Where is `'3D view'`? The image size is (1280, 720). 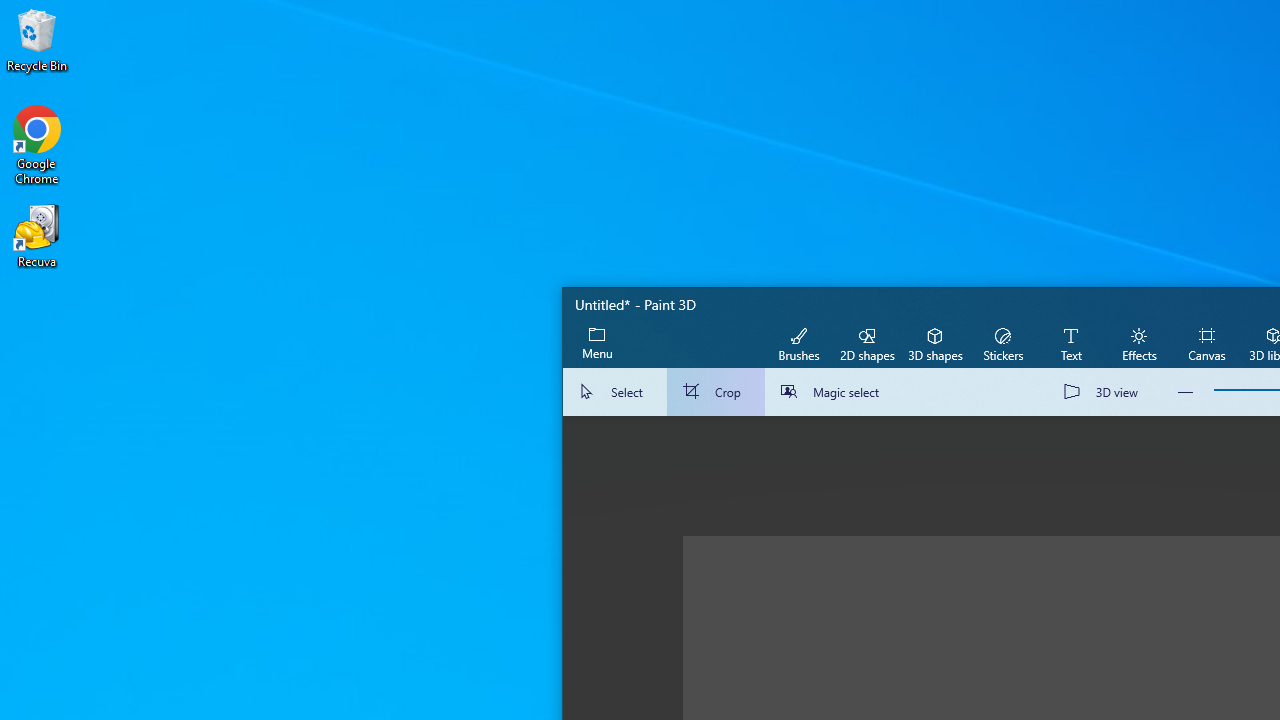 '3D view' is located at coordinates (1104, 392).